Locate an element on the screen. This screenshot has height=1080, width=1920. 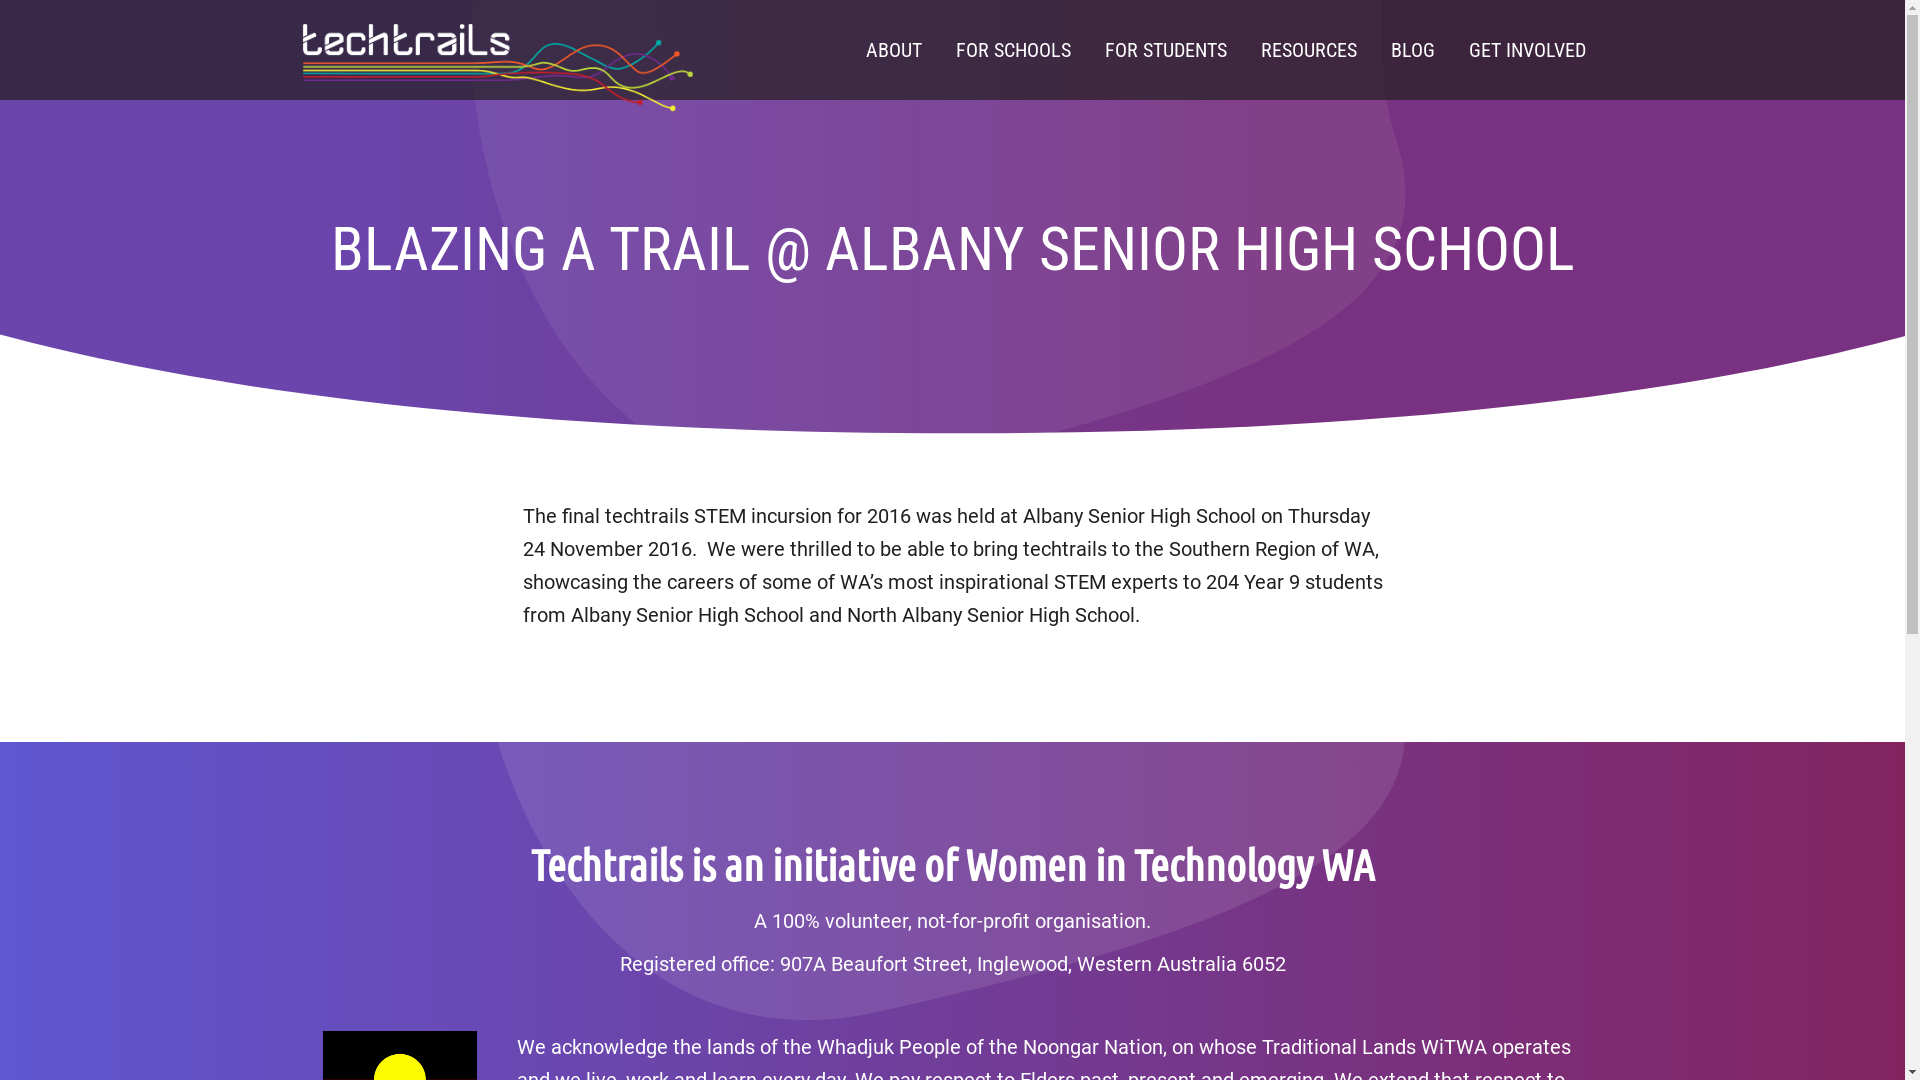
'FOR STUDENTS' is located at coordinates (1087, 49).